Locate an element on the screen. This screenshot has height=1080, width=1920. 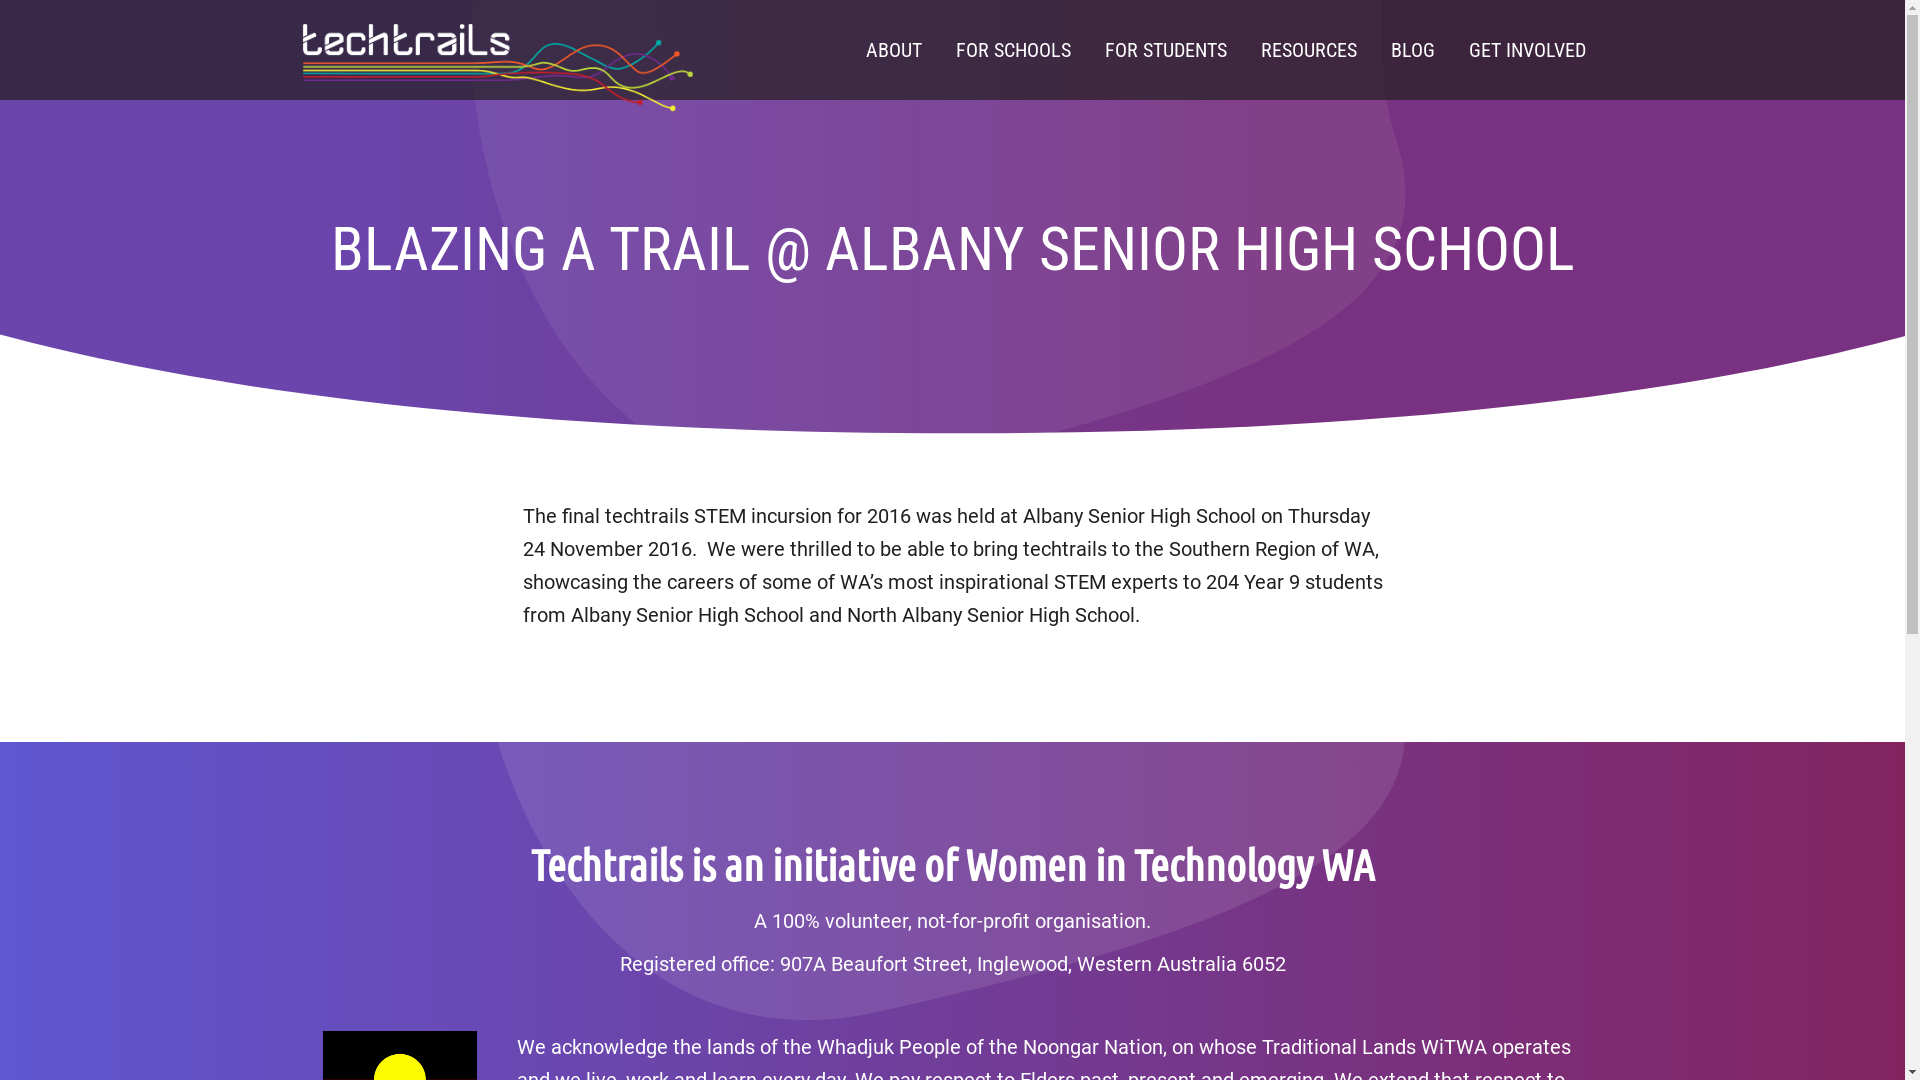
'FOR STUDENTS' is located at coordinates (1087, 49).